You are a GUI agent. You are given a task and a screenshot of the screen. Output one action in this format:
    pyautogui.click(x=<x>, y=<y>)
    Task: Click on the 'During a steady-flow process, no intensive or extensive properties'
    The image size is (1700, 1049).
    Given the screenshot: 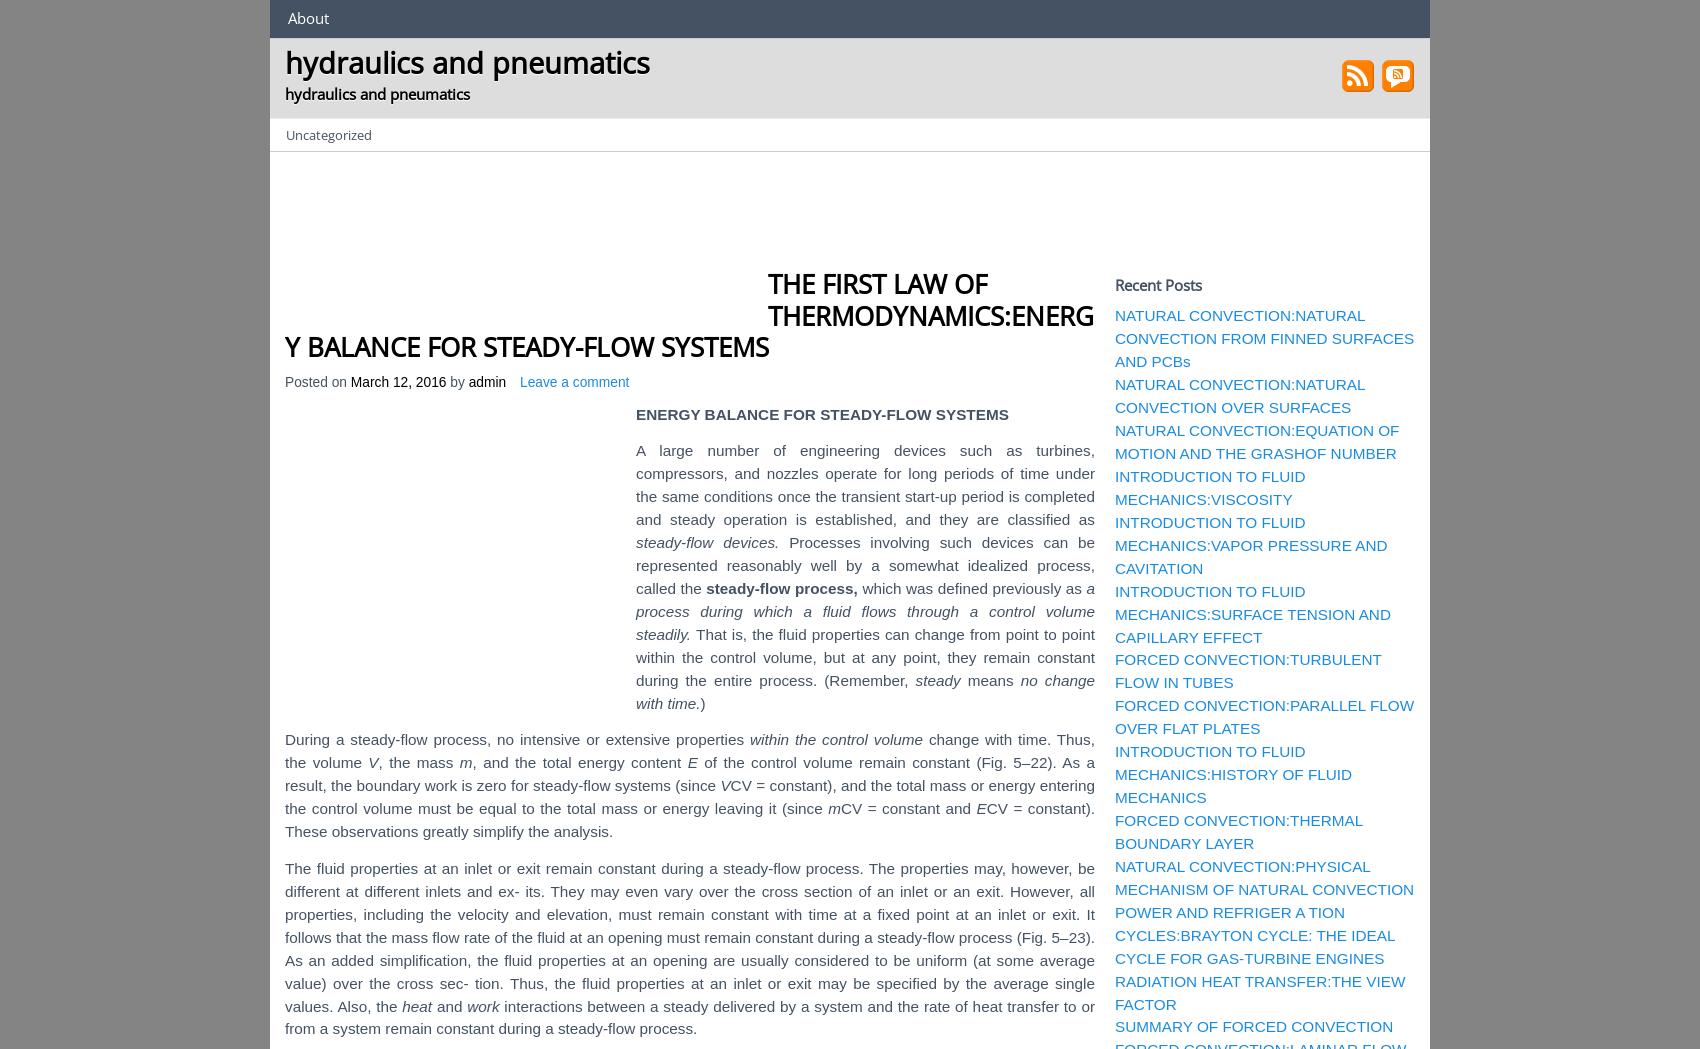 What is the action you would take?
    pyautogui.click(x=516, y=738)
    